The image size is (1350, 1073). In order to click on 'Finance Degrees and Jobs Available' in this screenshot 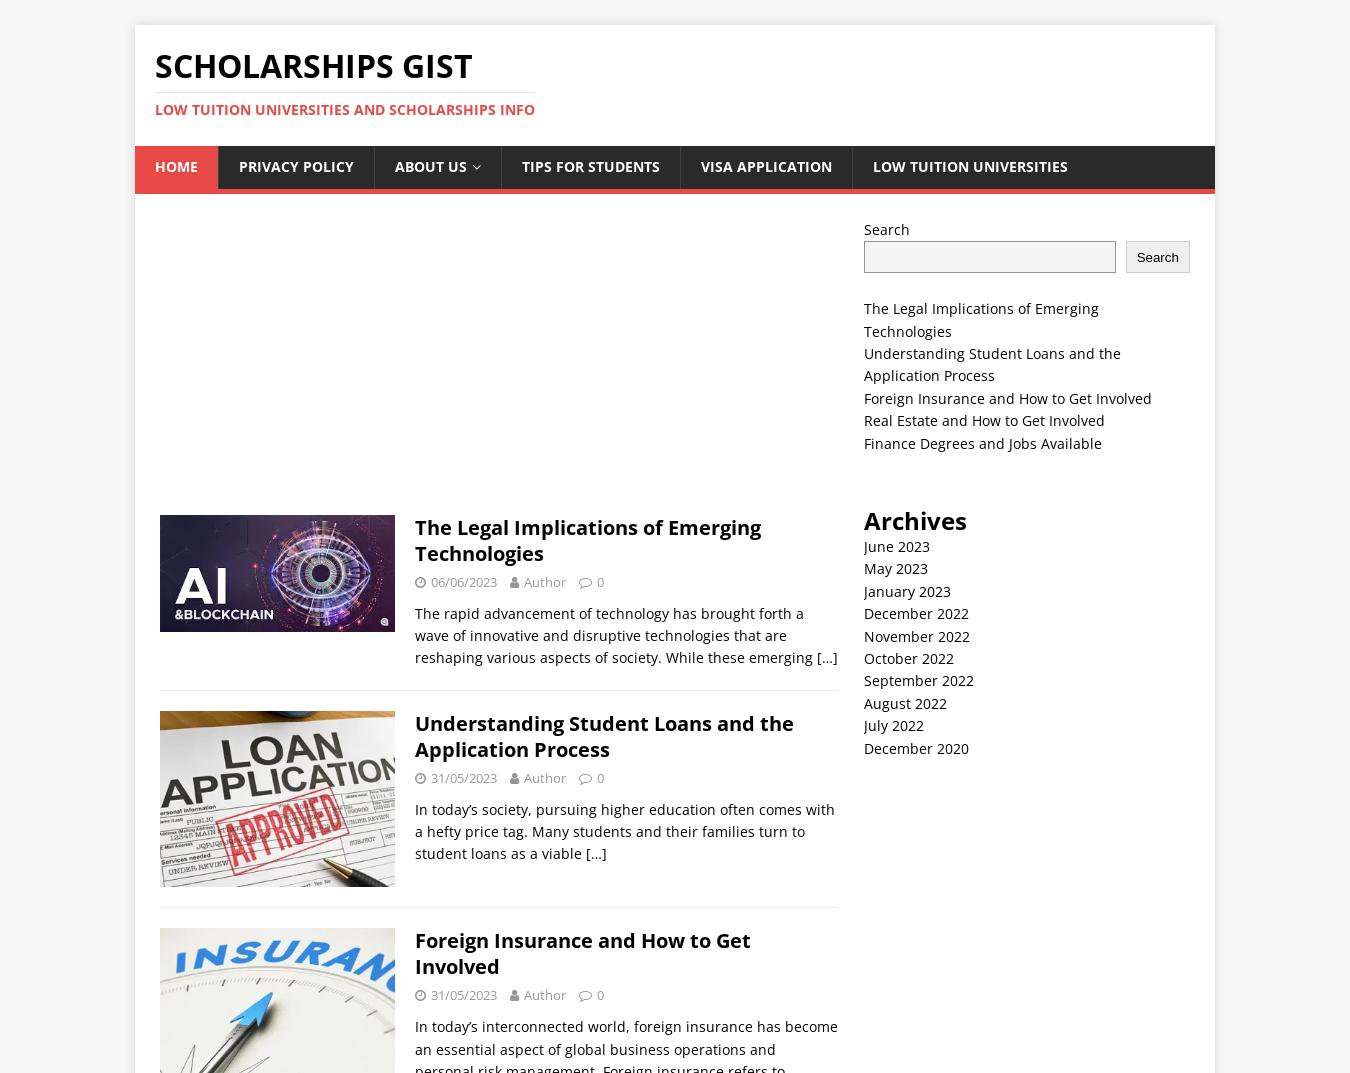, I will do `click(980, 442)`.